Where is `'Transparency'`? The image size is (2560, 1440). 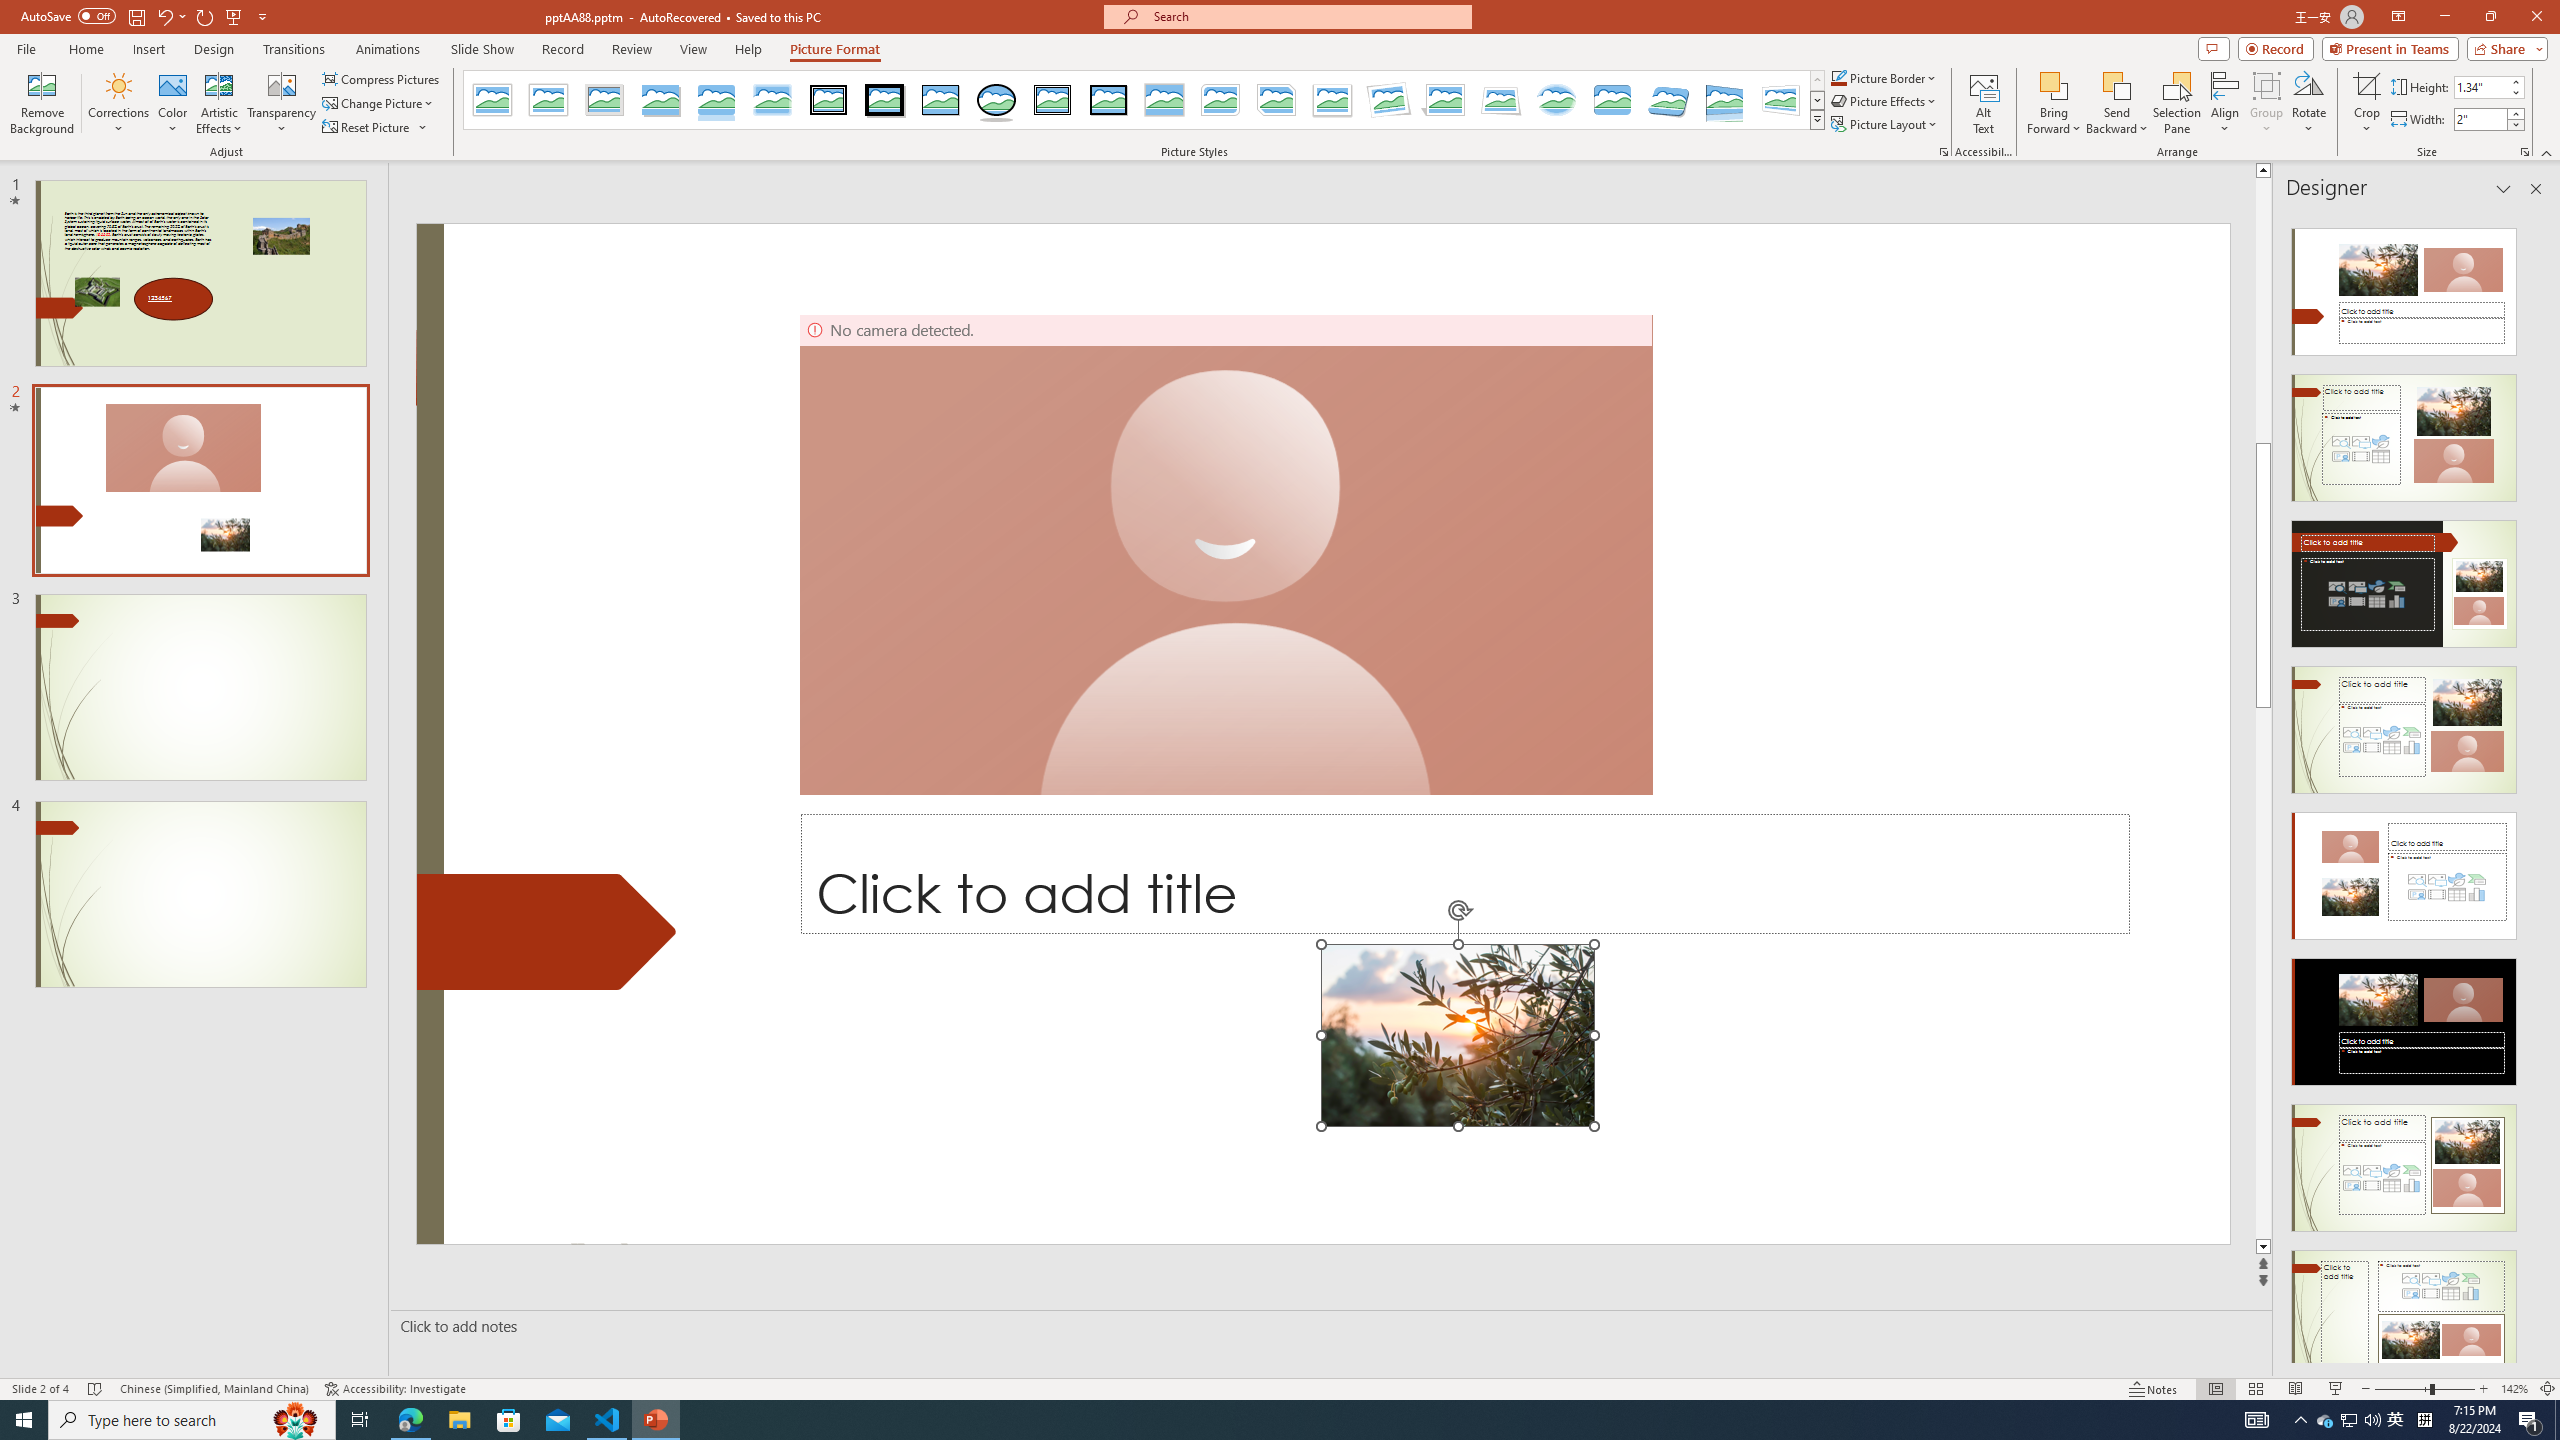
'Transparency' is located at coordinates (281, 103).